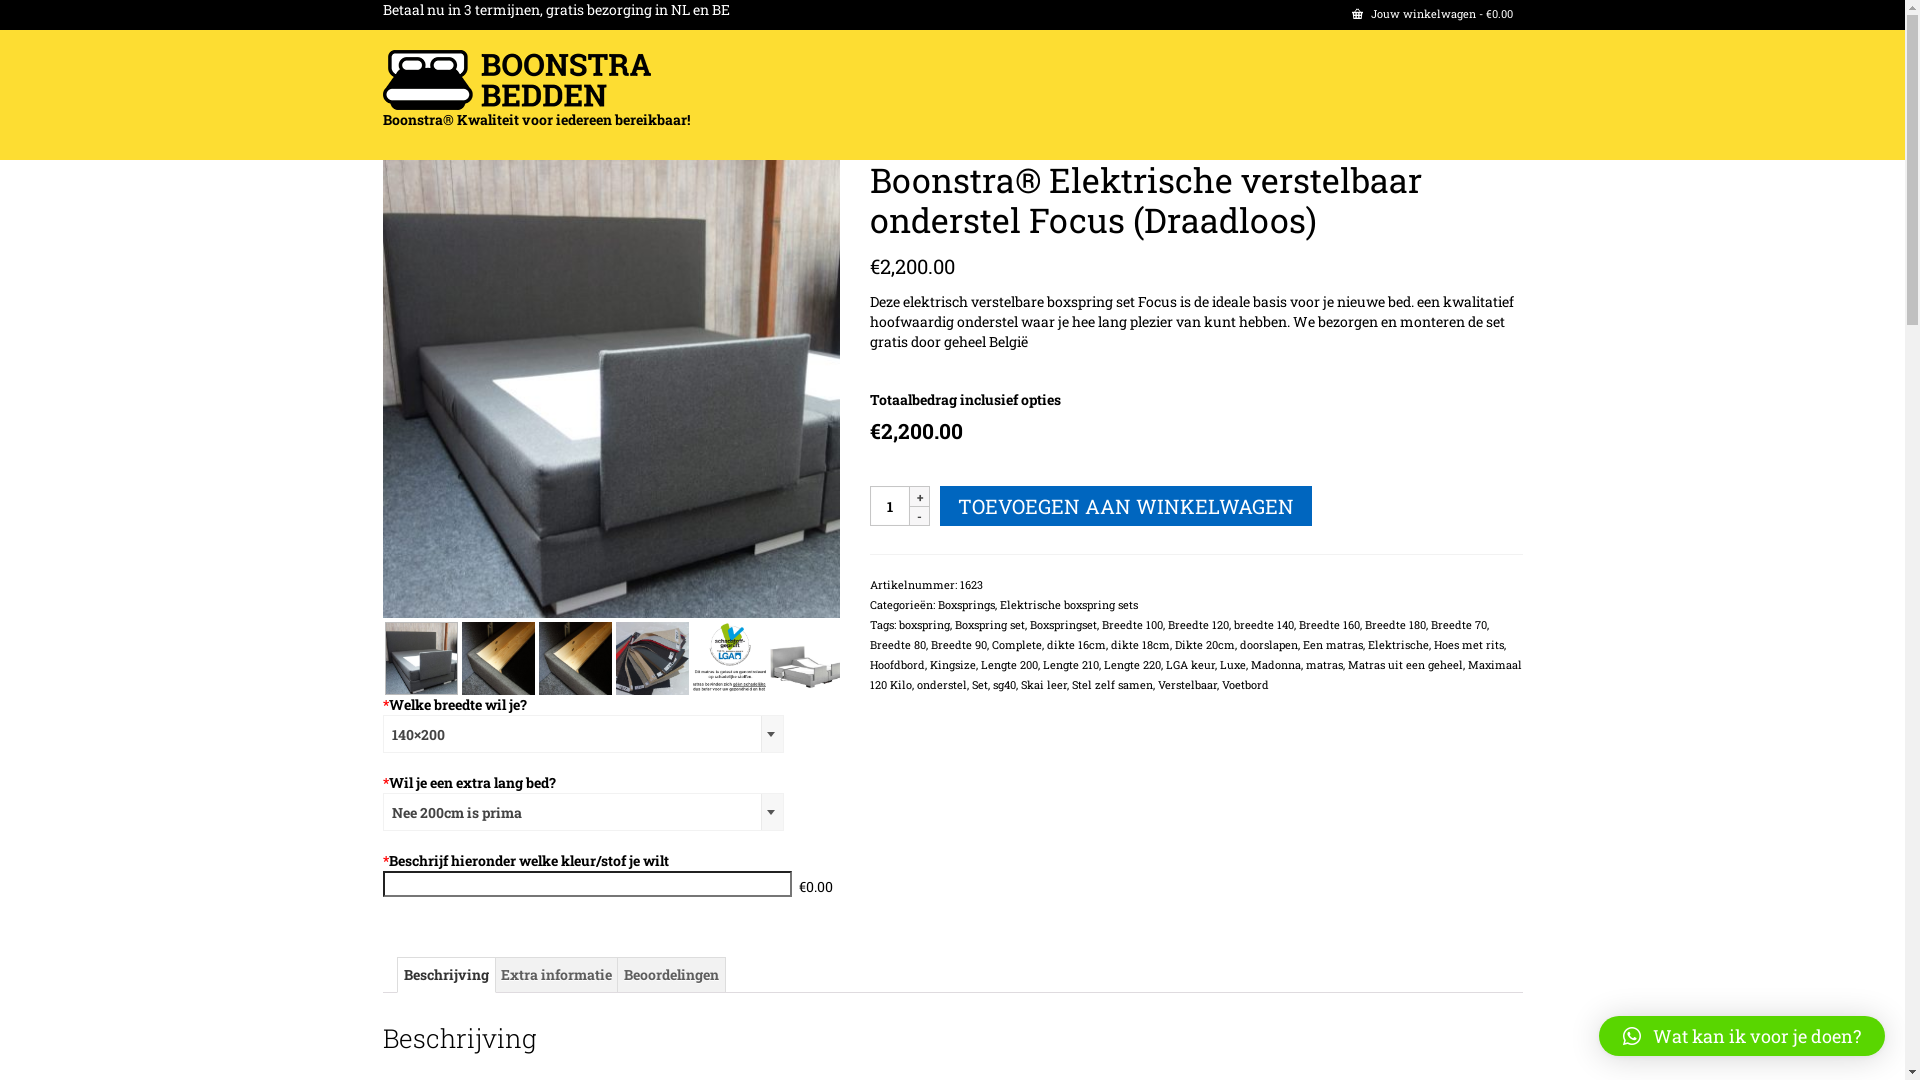 The image size is (1920, 1080). What do you see at coordinates (1397, 644) in the screenshot?
I see `'Elektrische'` at bounding box center [1397, 644].